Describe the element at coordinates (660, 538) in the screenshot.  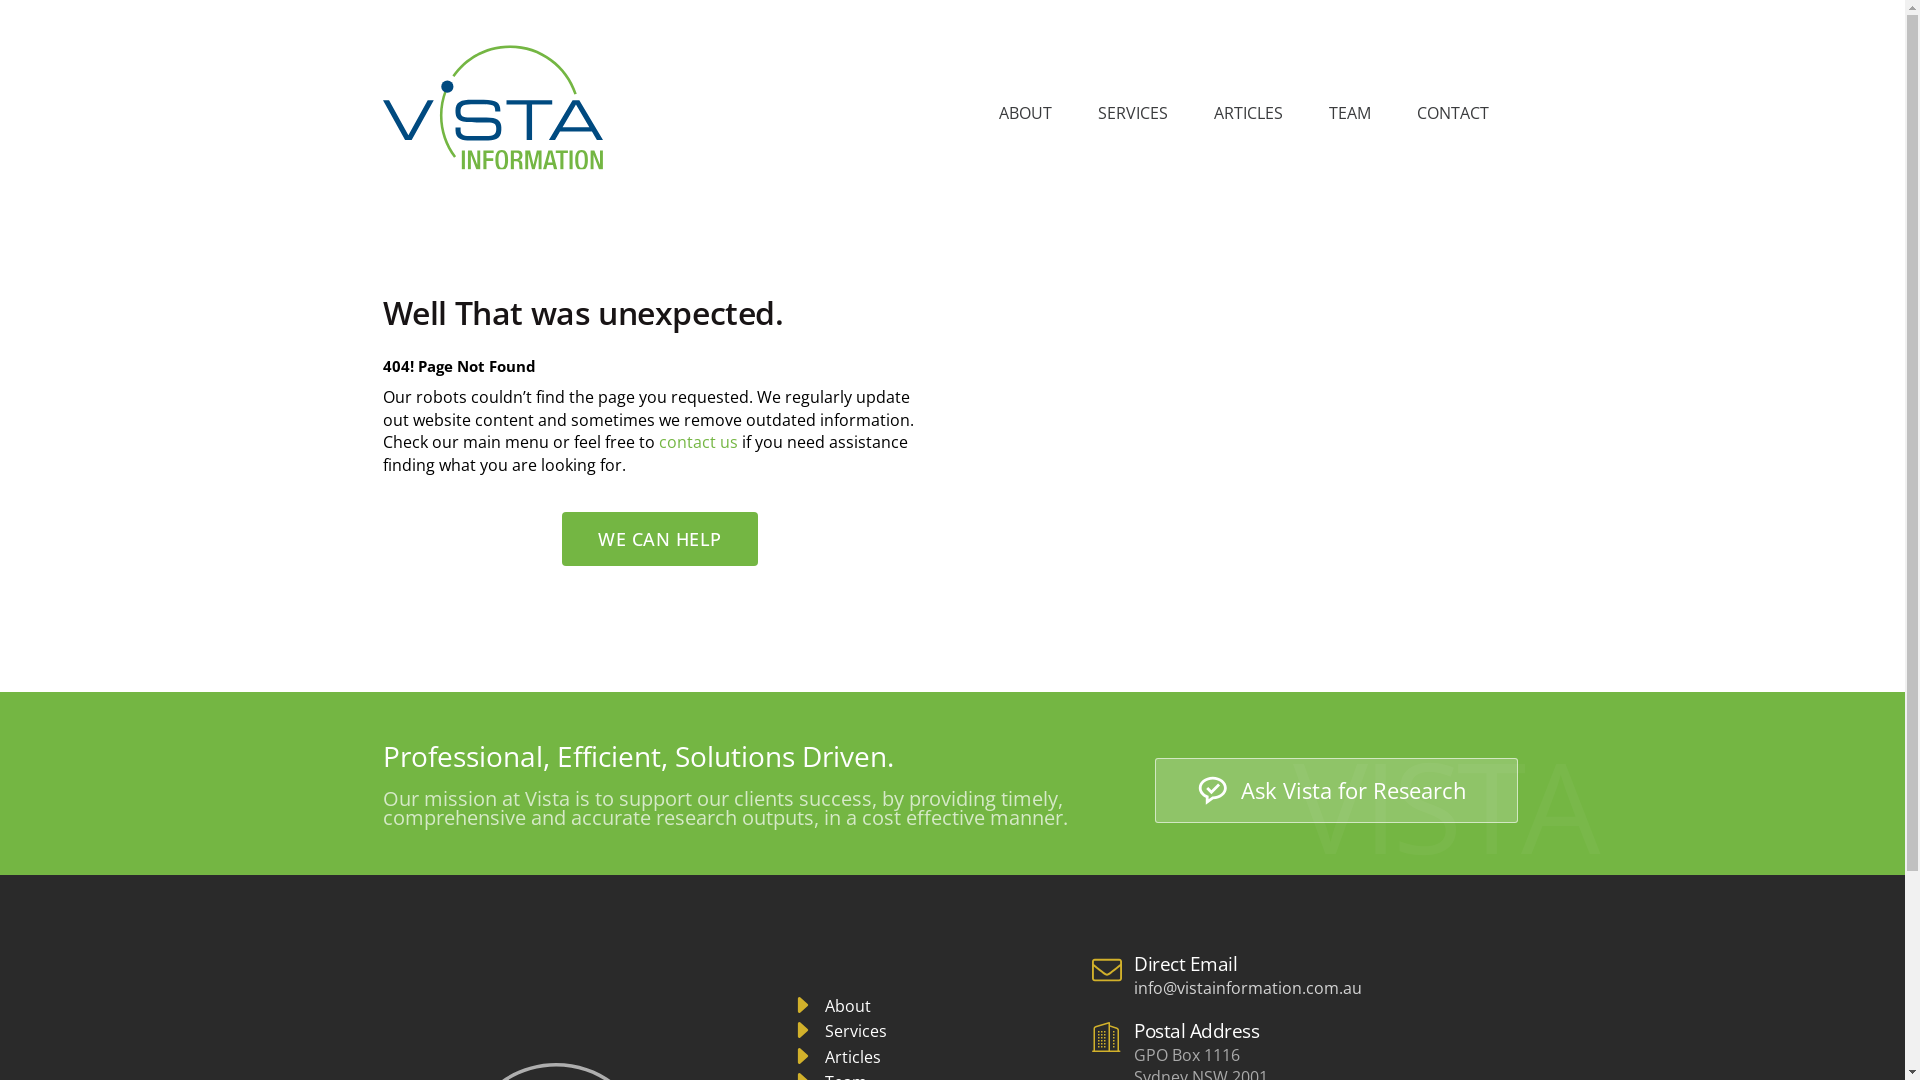
I see `'WE CAN HELP'` at that location.